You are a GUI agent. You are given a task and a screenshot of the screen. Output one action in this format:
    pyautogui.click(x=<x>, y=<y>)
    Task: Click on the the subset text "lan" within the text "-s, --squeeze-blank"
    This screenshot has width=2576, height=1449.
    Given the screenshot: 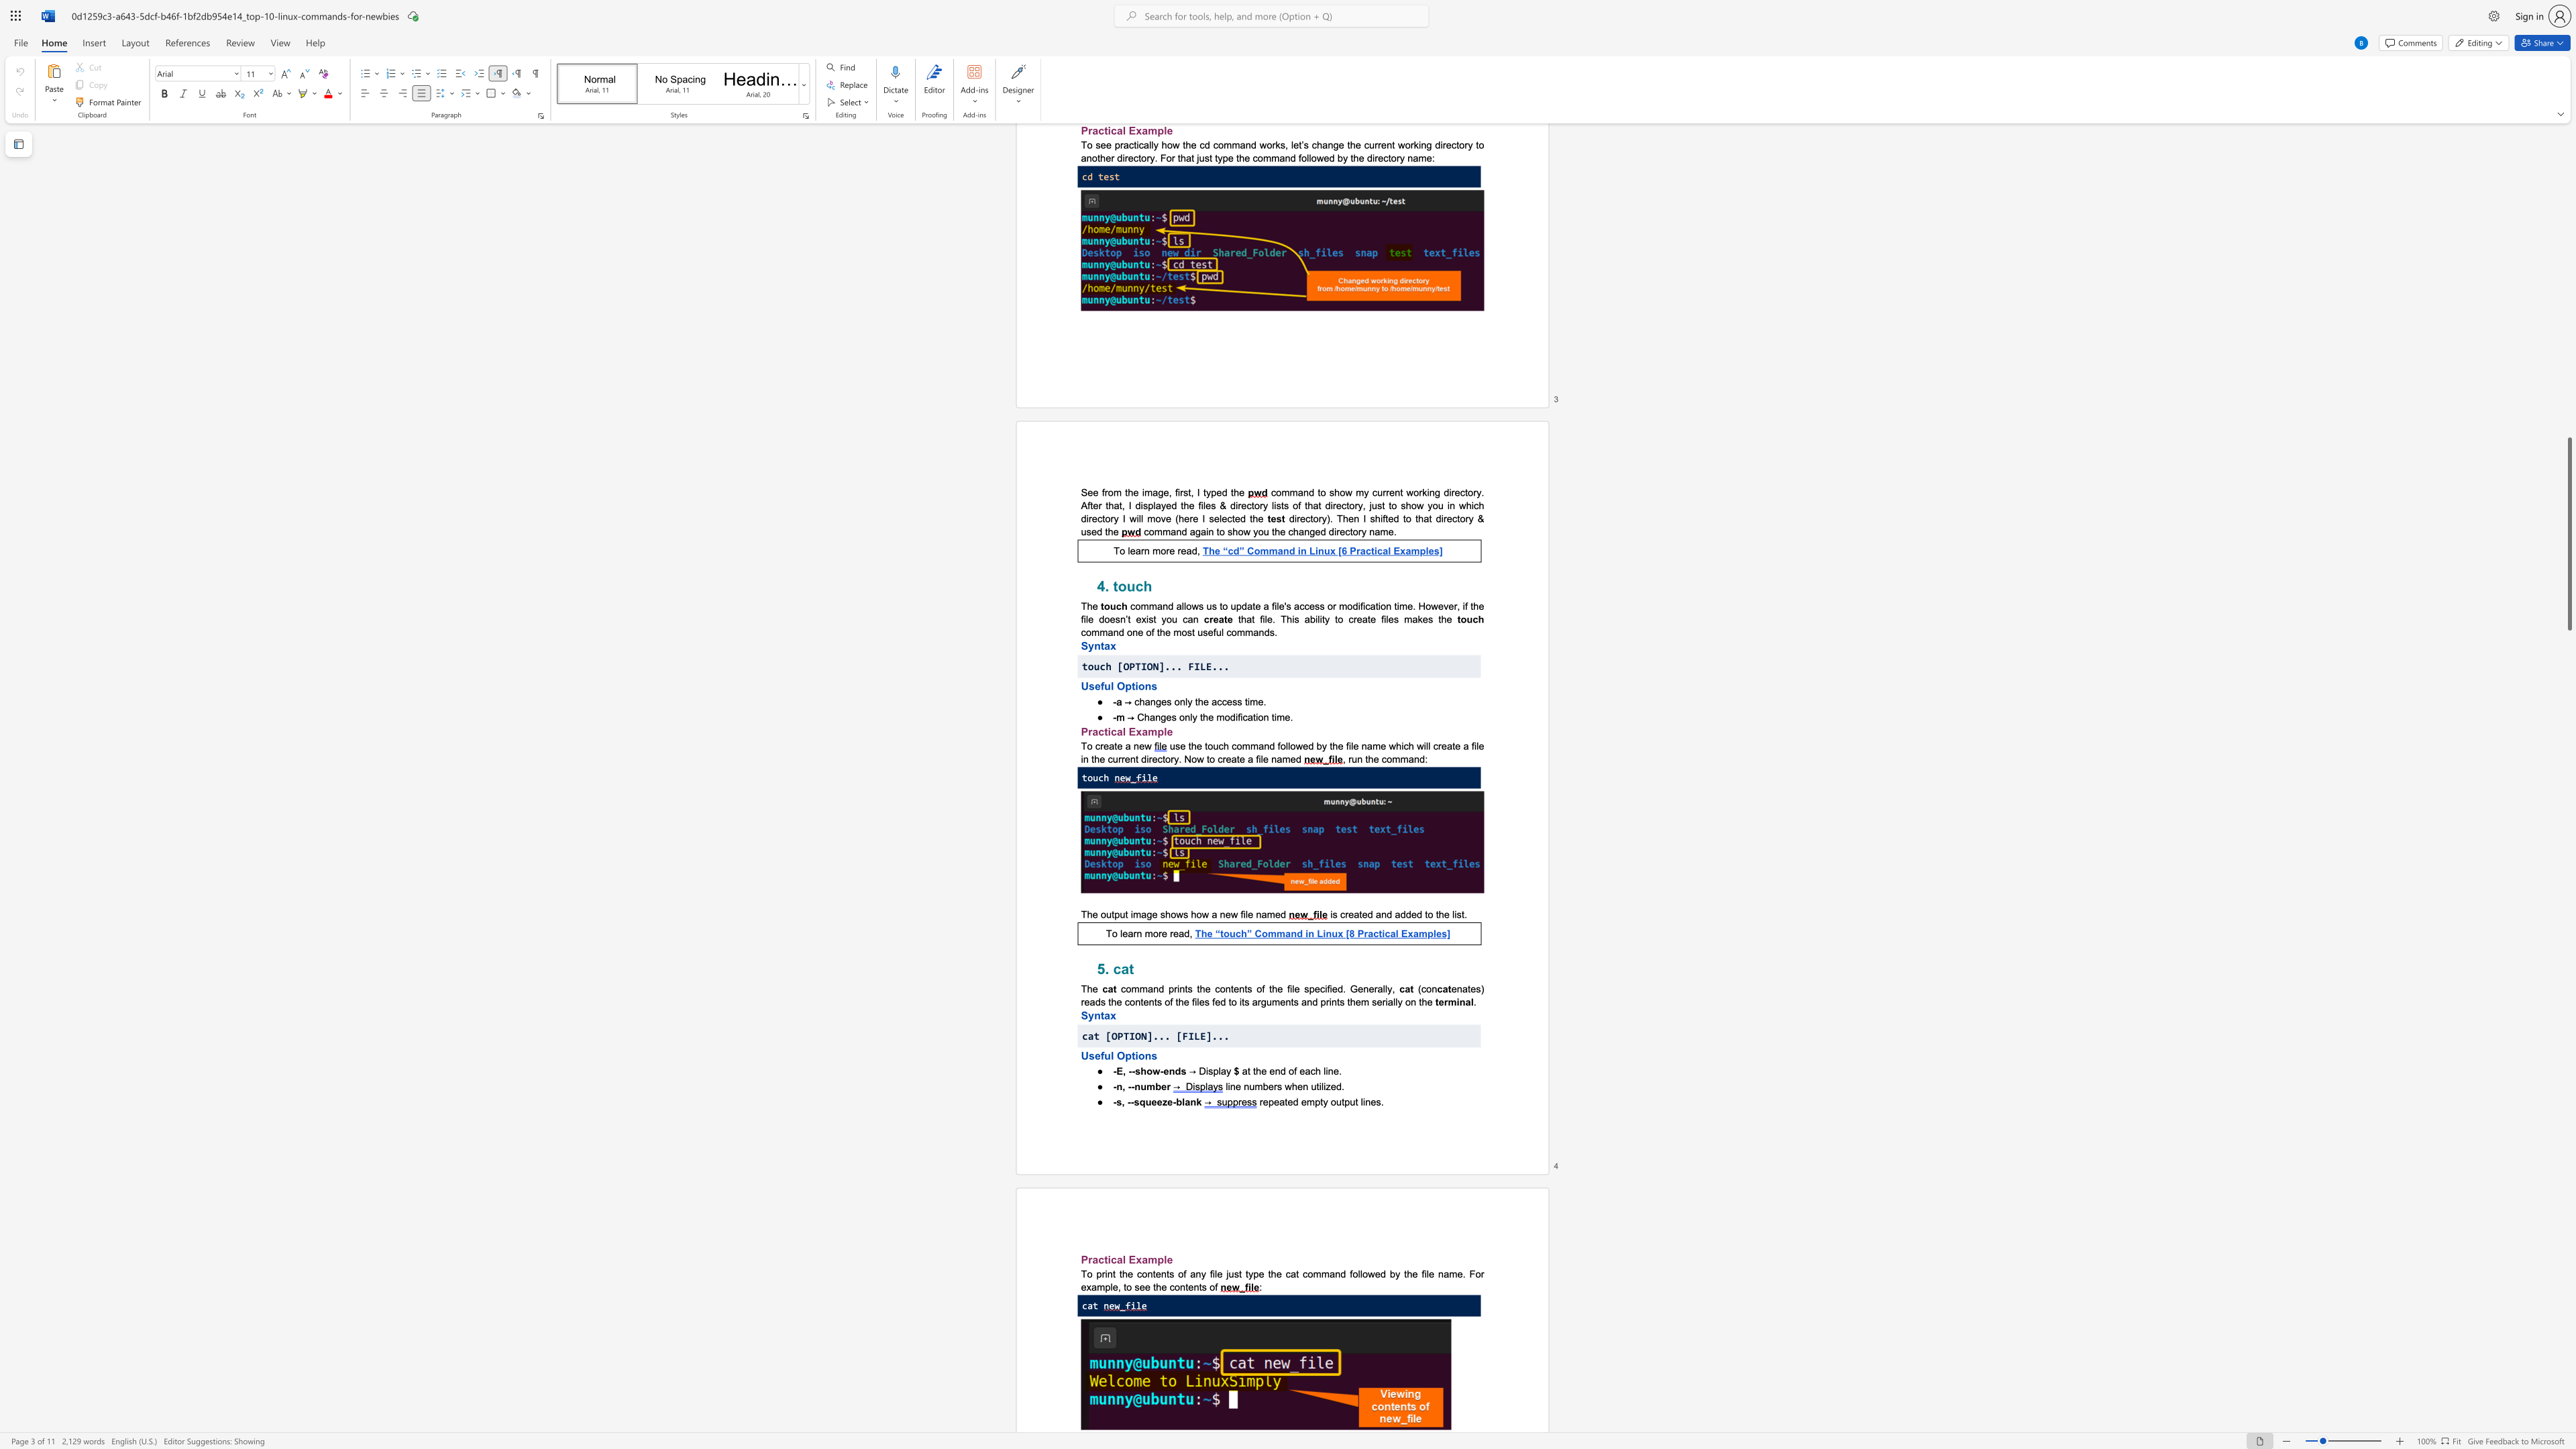 What is the action you would take?
    pyautogui.click(x=1181, y=1100)
    